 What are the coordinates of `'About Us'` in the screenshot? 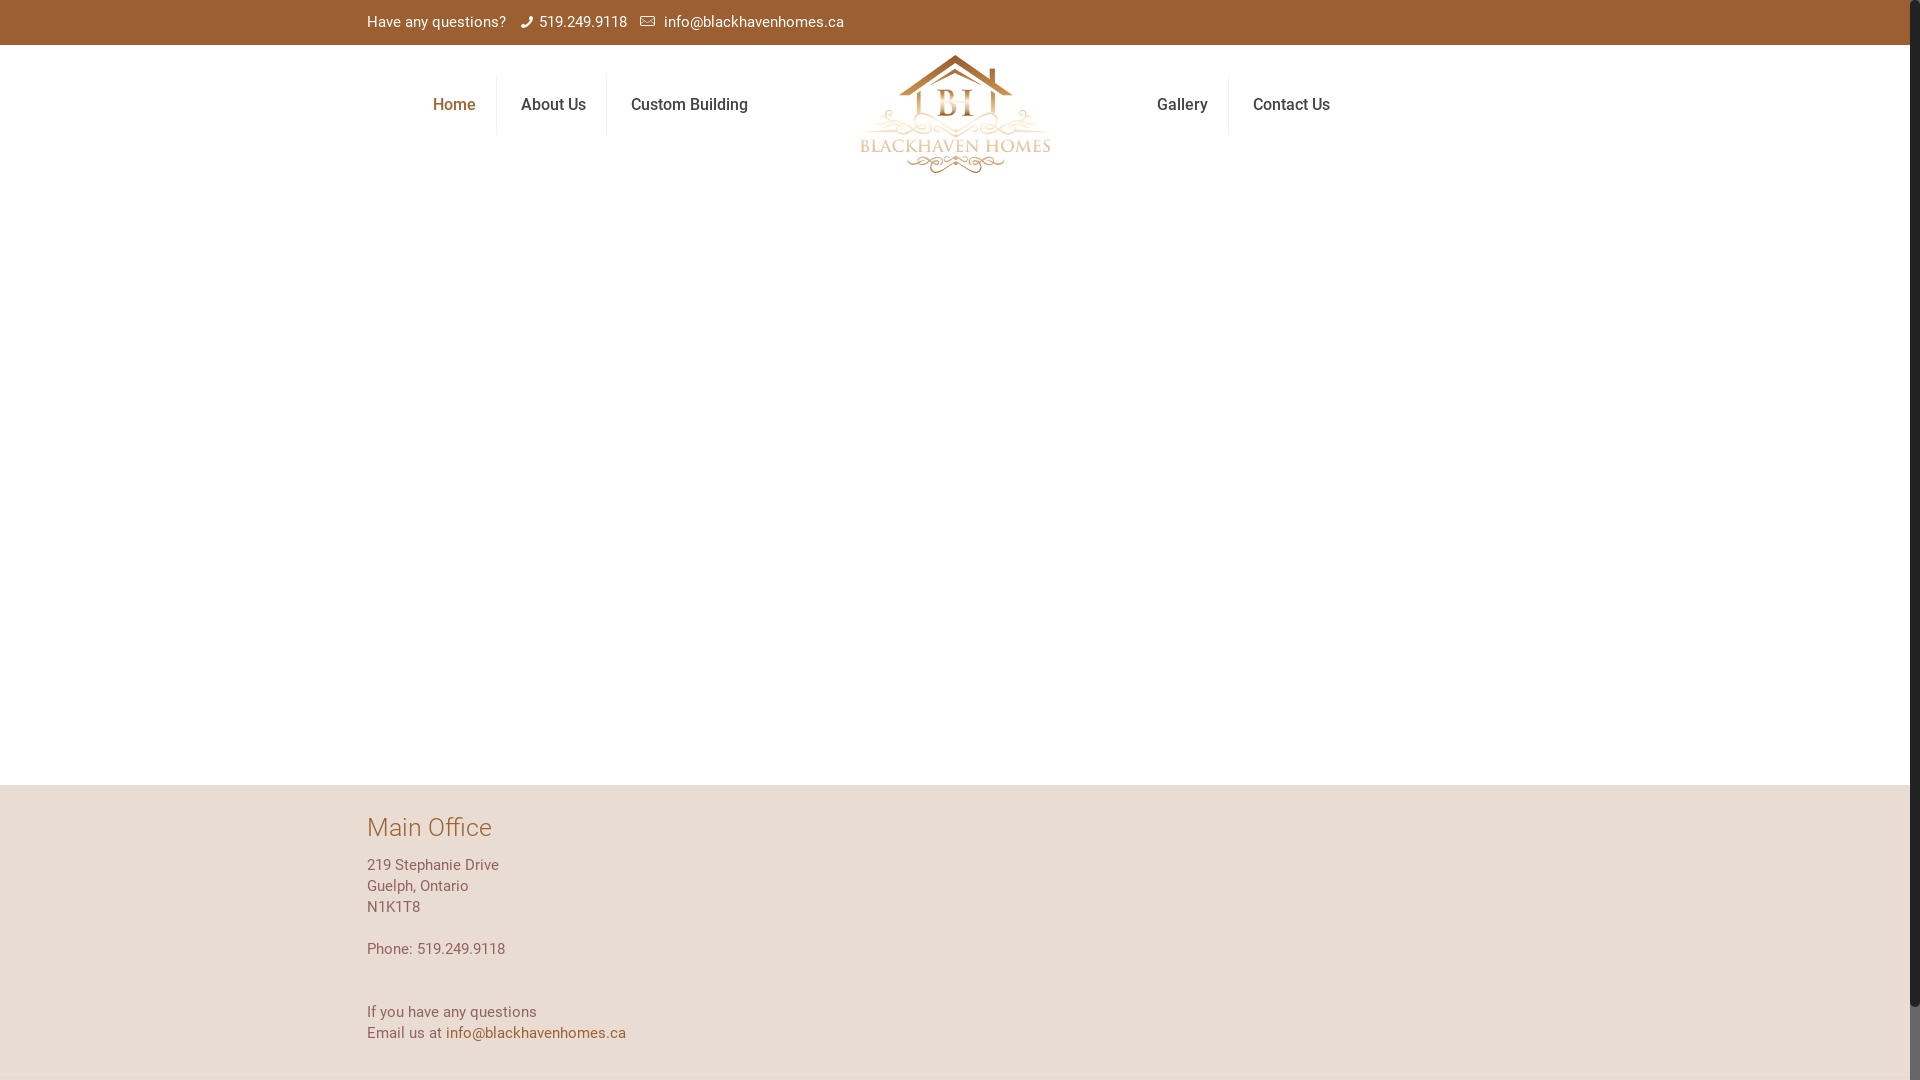 It's located at (553, 104).